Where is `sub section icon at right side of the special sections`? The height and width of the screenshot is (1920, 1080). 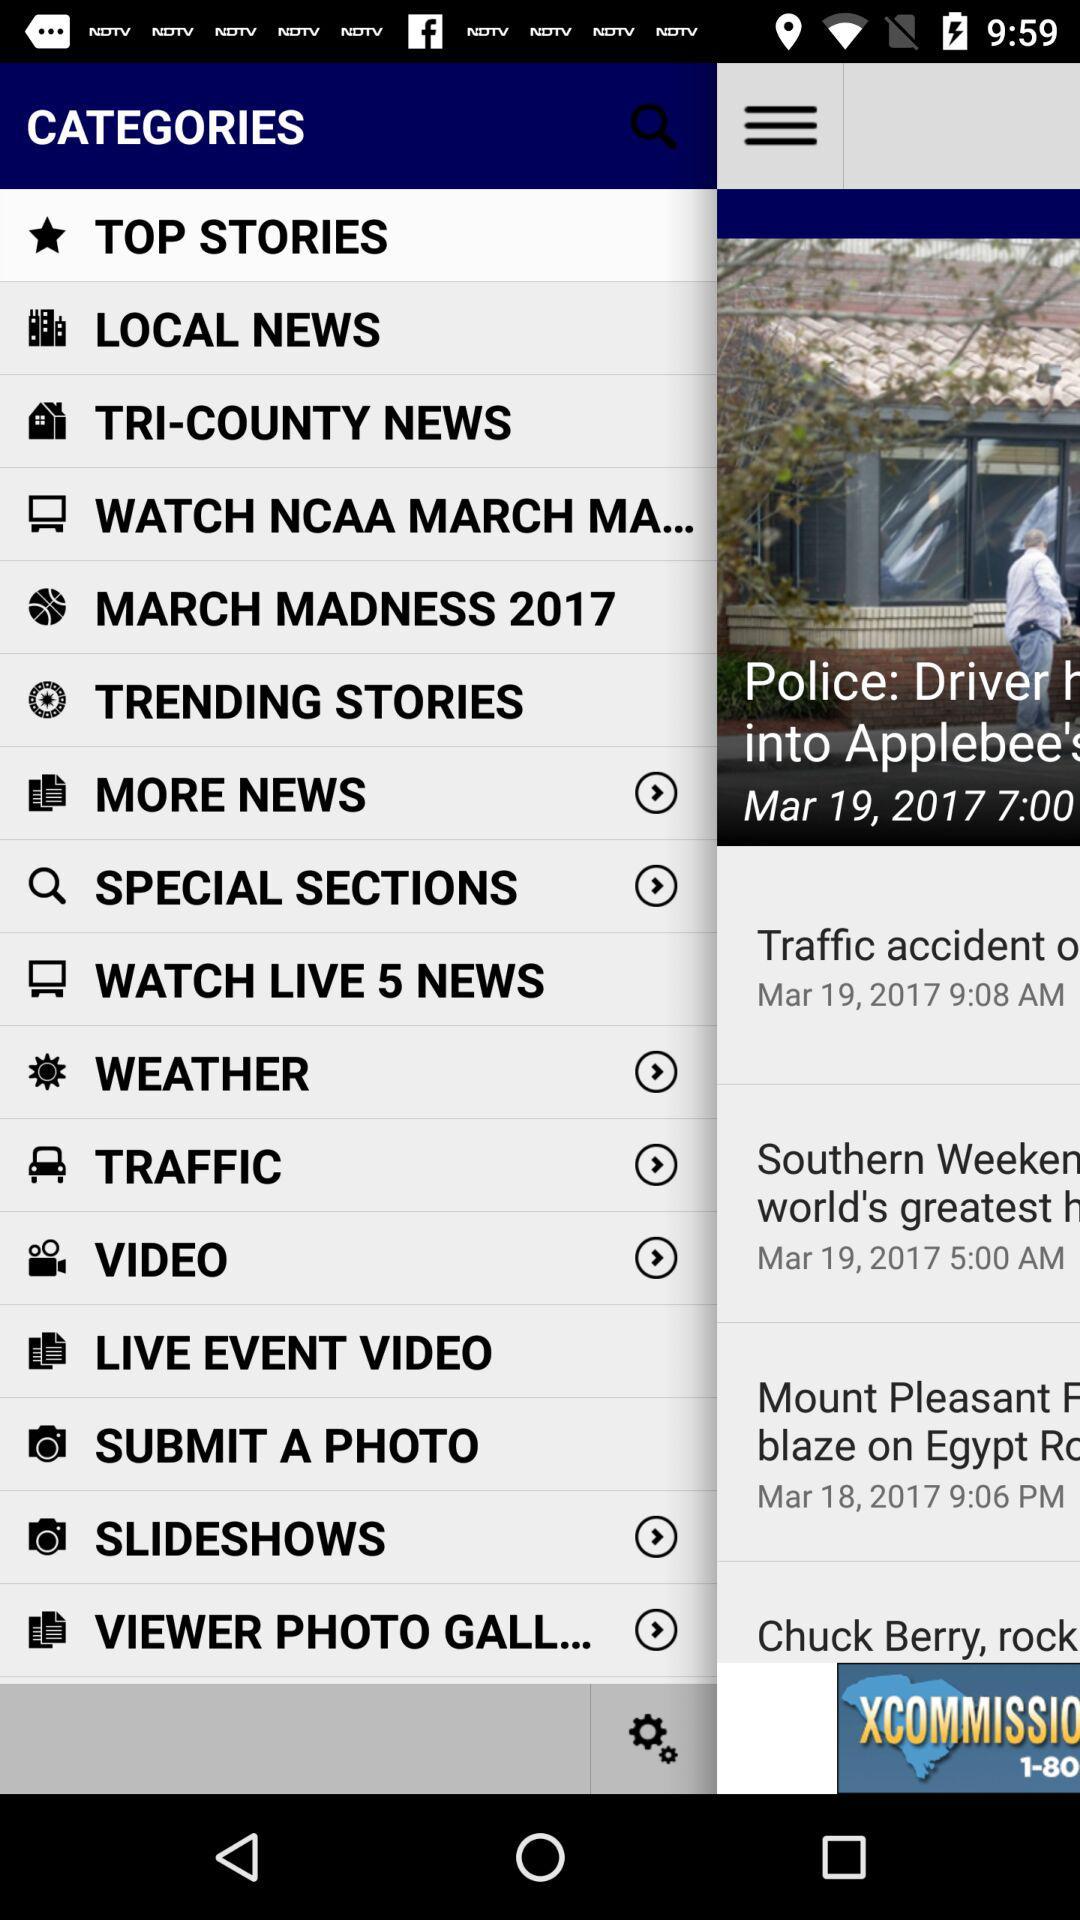
sub section icon at right side of the special sections is located at coordinates (655, 885).